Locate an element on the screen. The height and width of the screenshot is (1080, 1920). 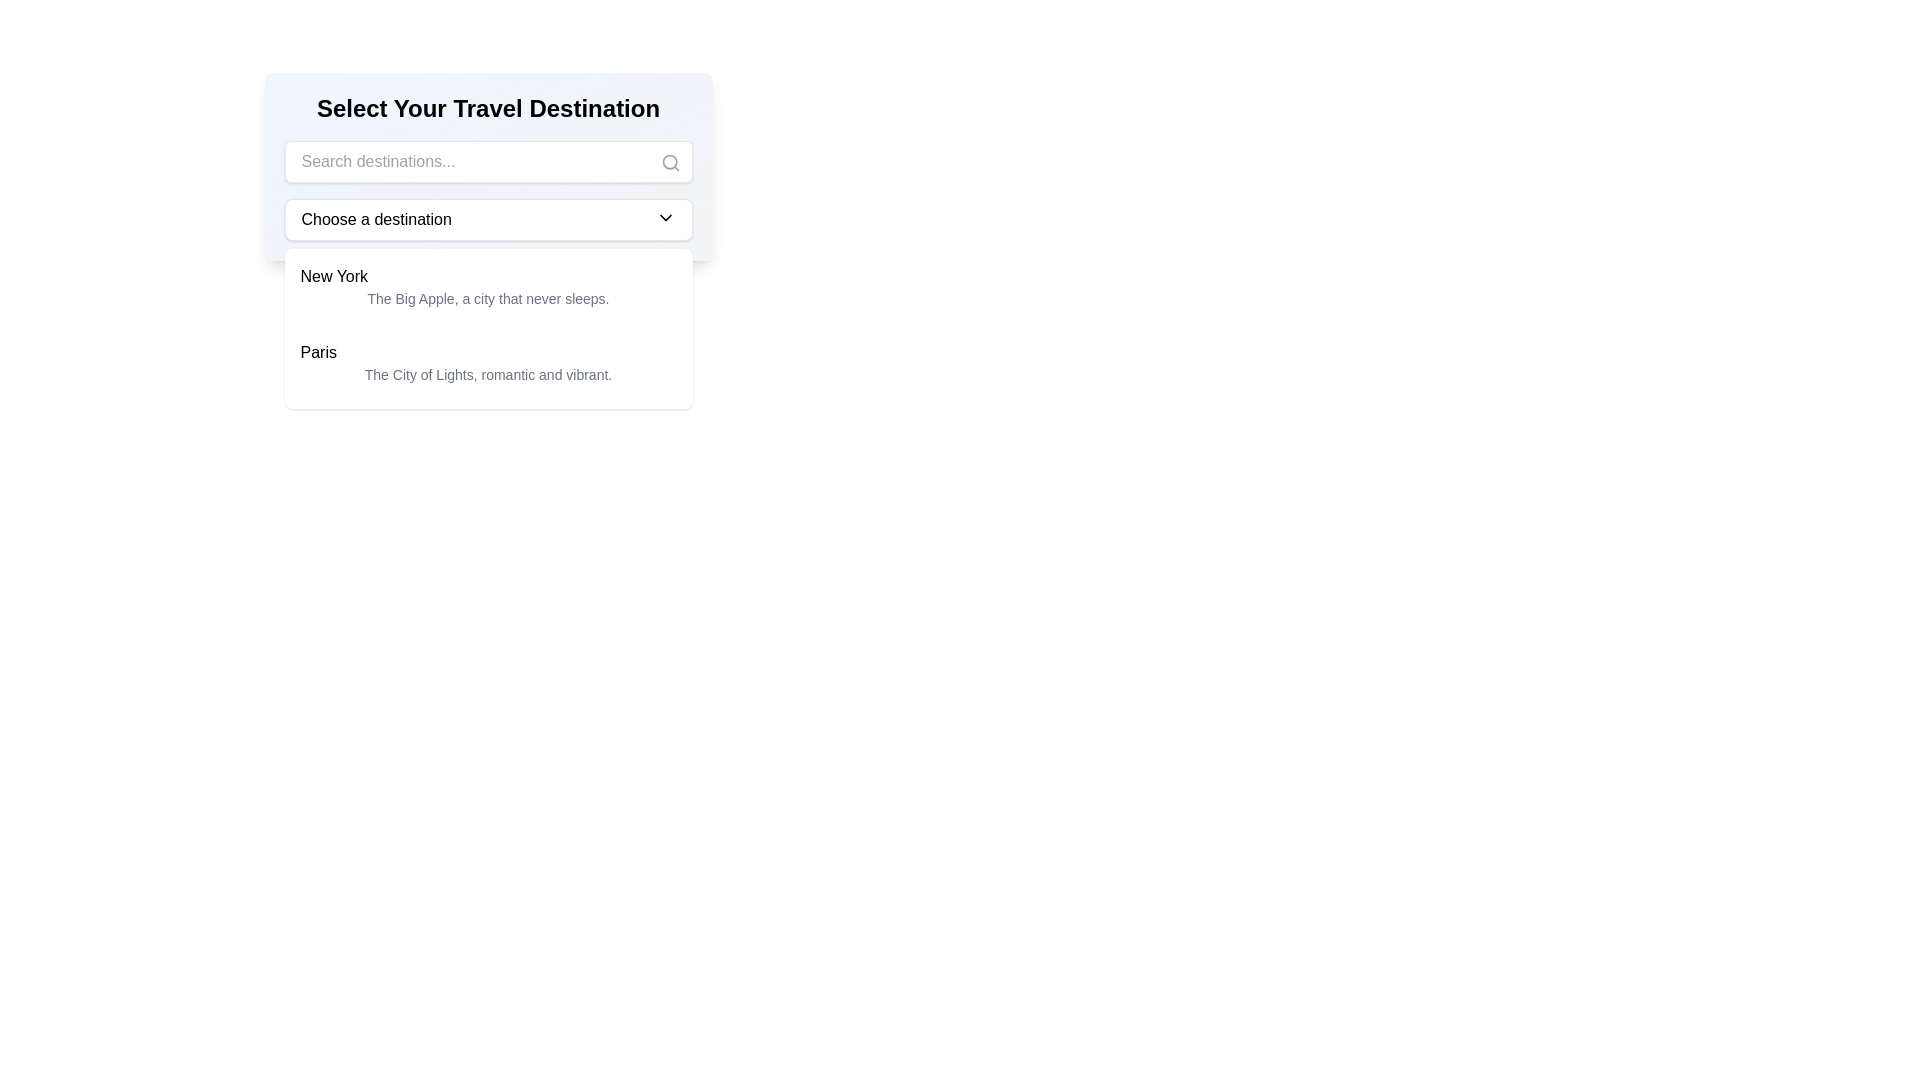
the visual state of the central circle of the 'search' icon located in the placeholder input 'Search destinations...' is located at coordinates (669, 161).